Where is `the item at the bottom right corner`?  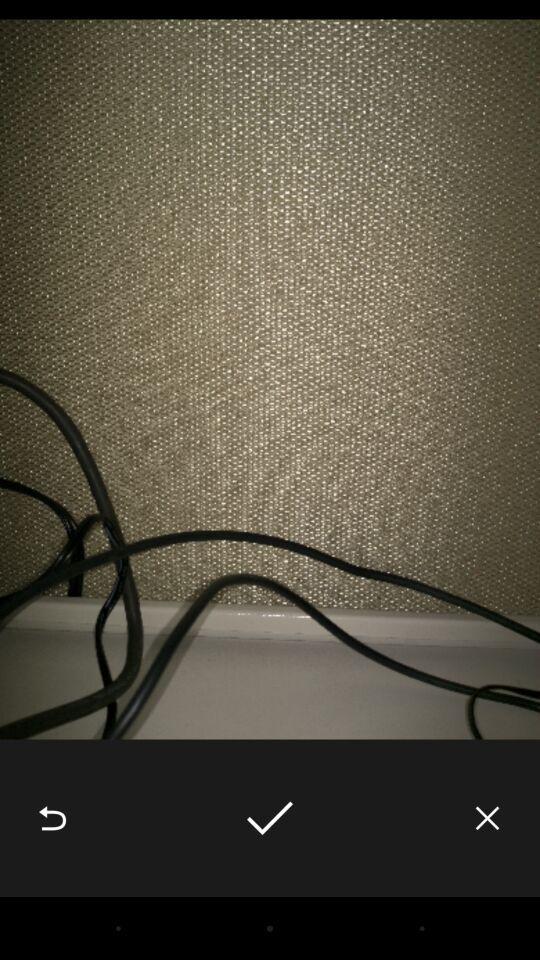 the item at the bottom right corner is located at coordinates (486, 818).